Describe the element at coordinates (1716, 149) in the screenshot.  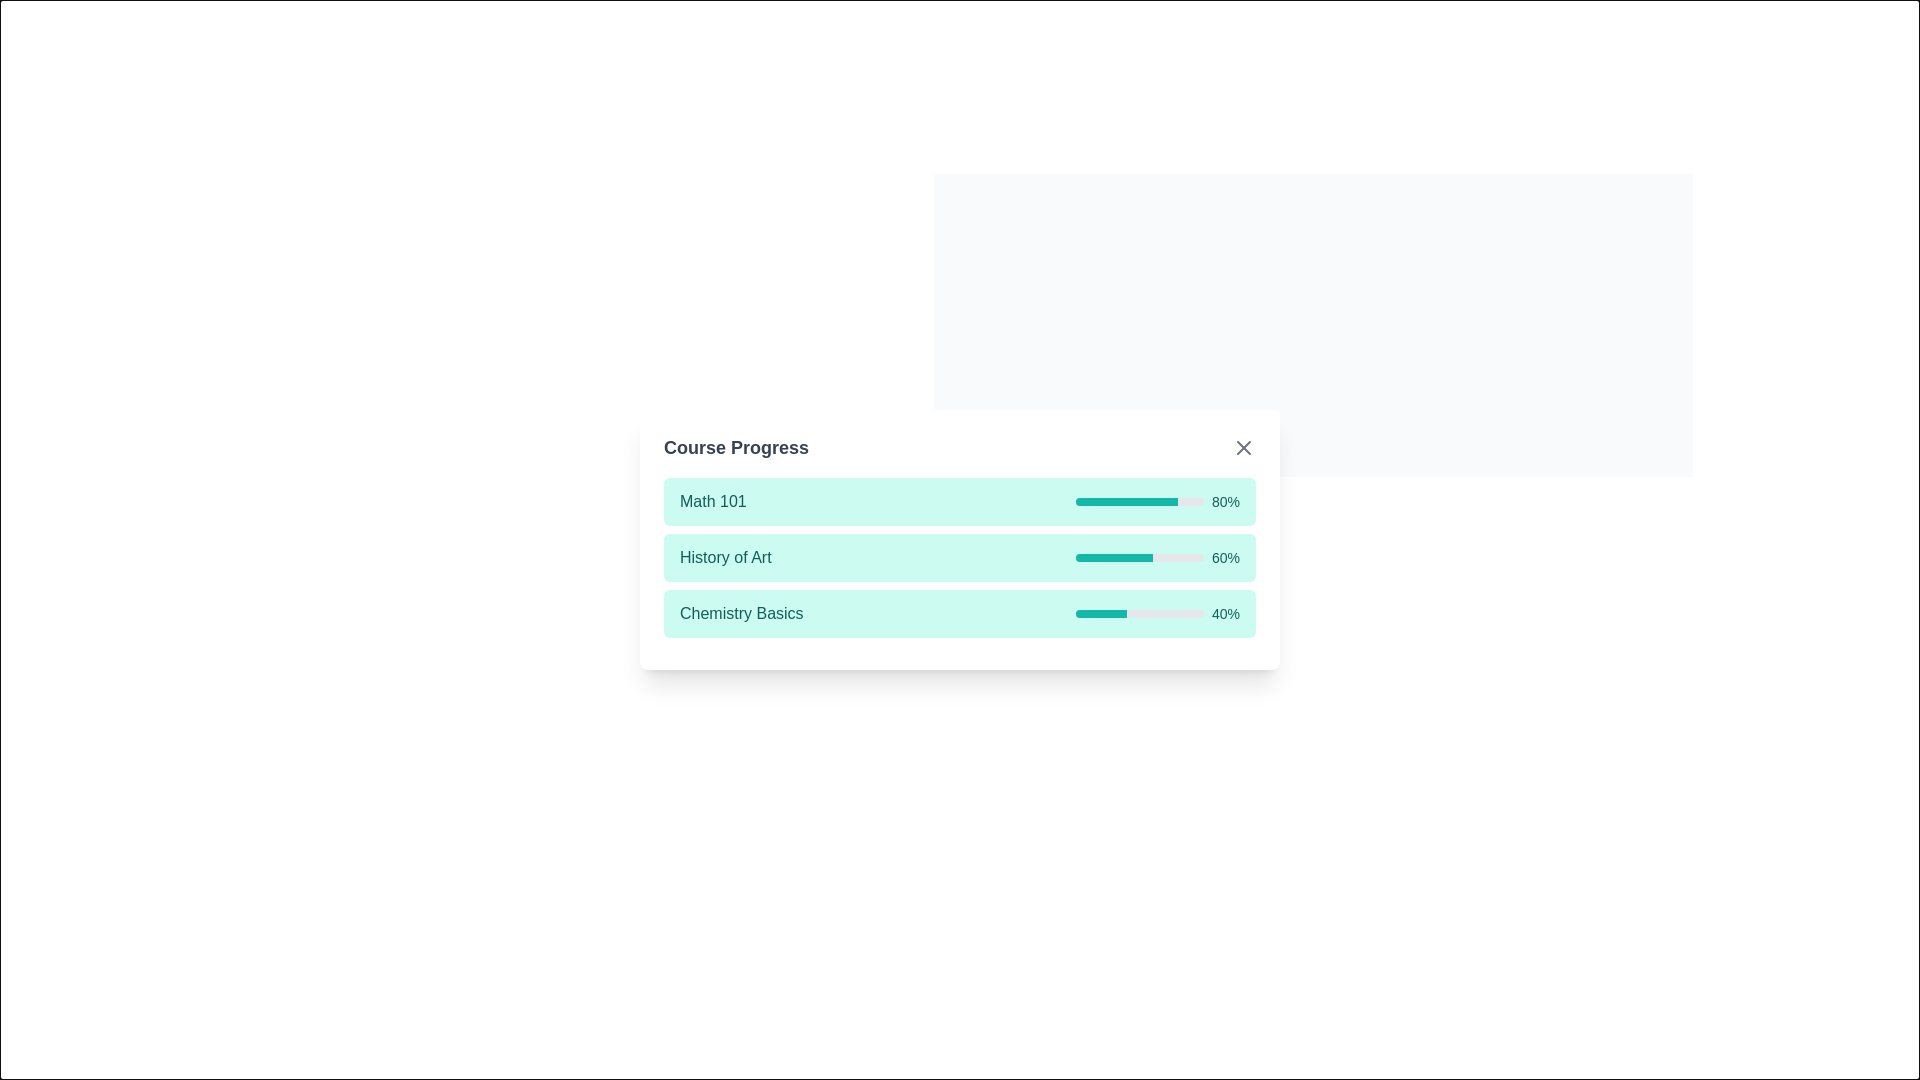
I see `'X' button to close the dialog` at that location.